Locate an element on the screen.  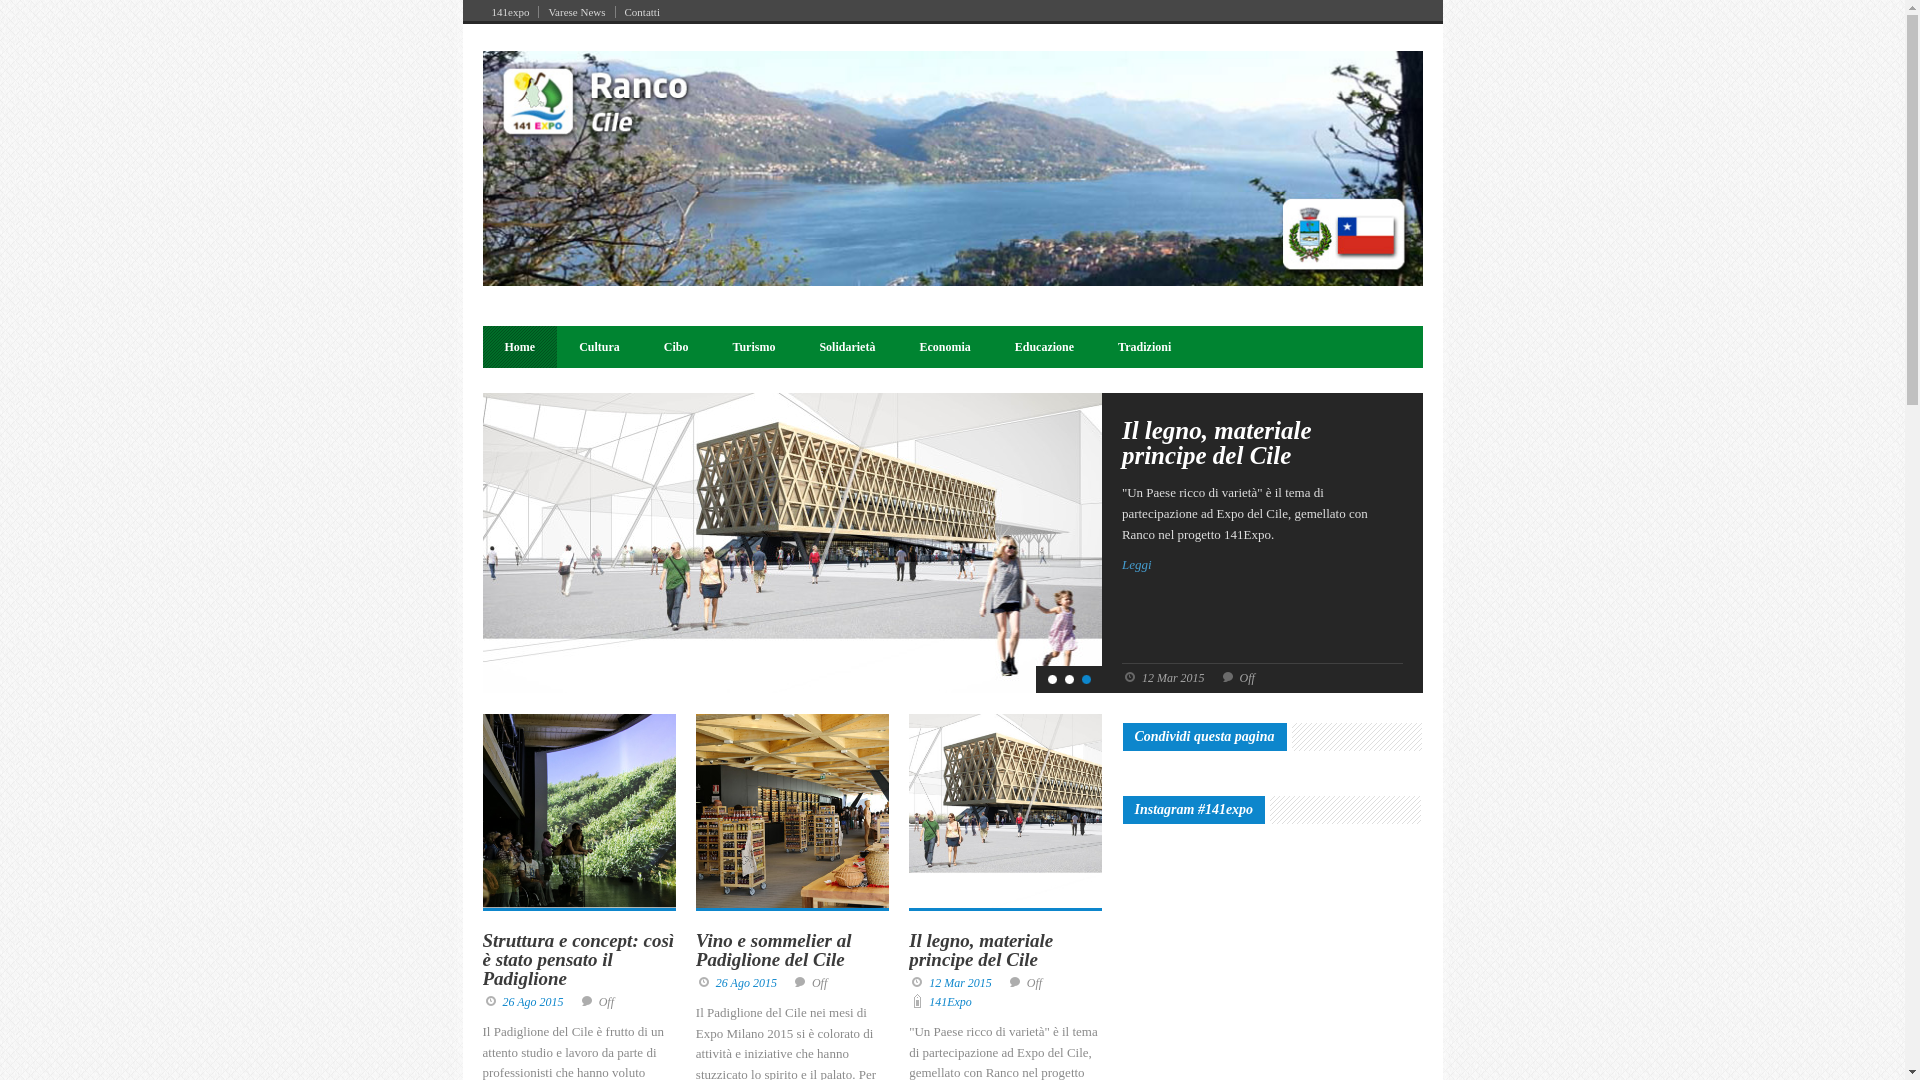
'Educazione' is located at coordinates (1043, 346).